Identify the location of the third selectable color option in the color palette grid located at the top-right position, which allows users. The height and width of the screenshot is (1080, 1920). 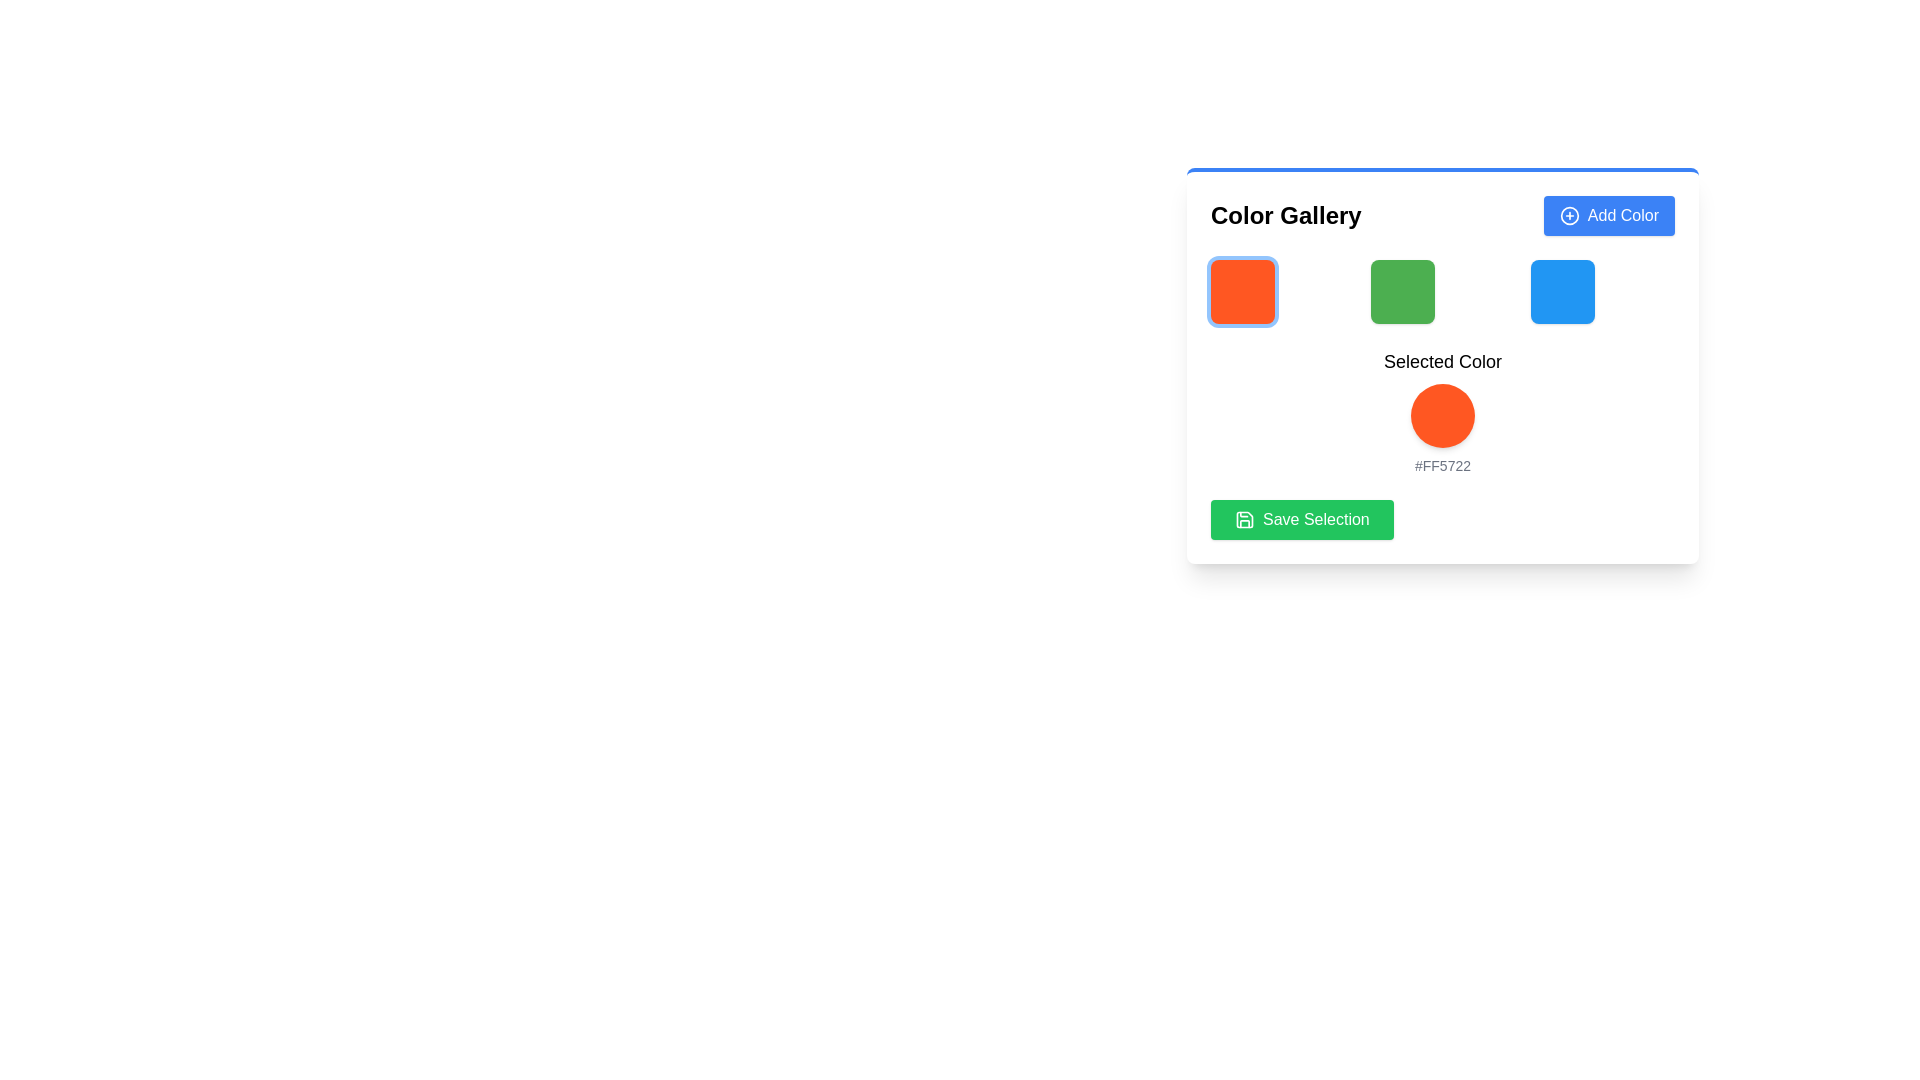
(1562, 292).